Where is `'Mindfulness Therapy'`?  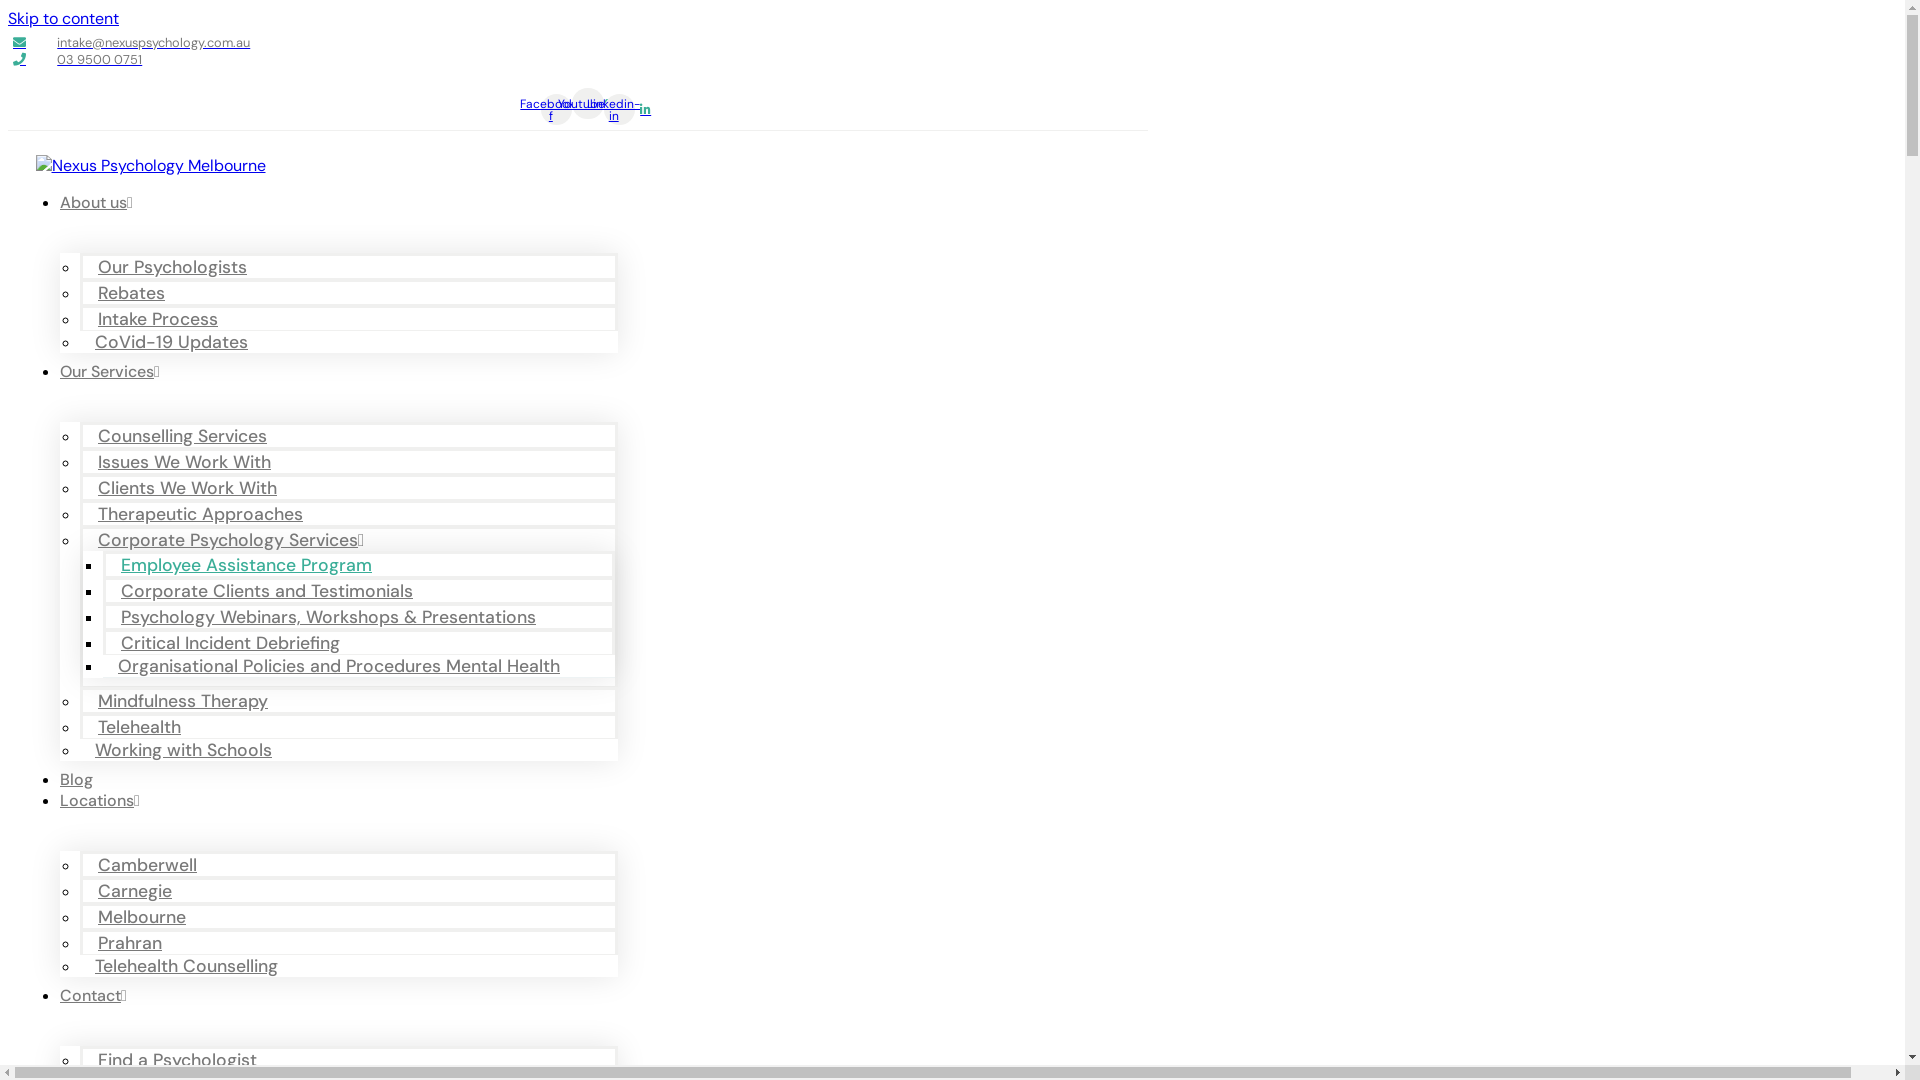
'Mindfulness Therapy' is located at coordinates (187, 700).